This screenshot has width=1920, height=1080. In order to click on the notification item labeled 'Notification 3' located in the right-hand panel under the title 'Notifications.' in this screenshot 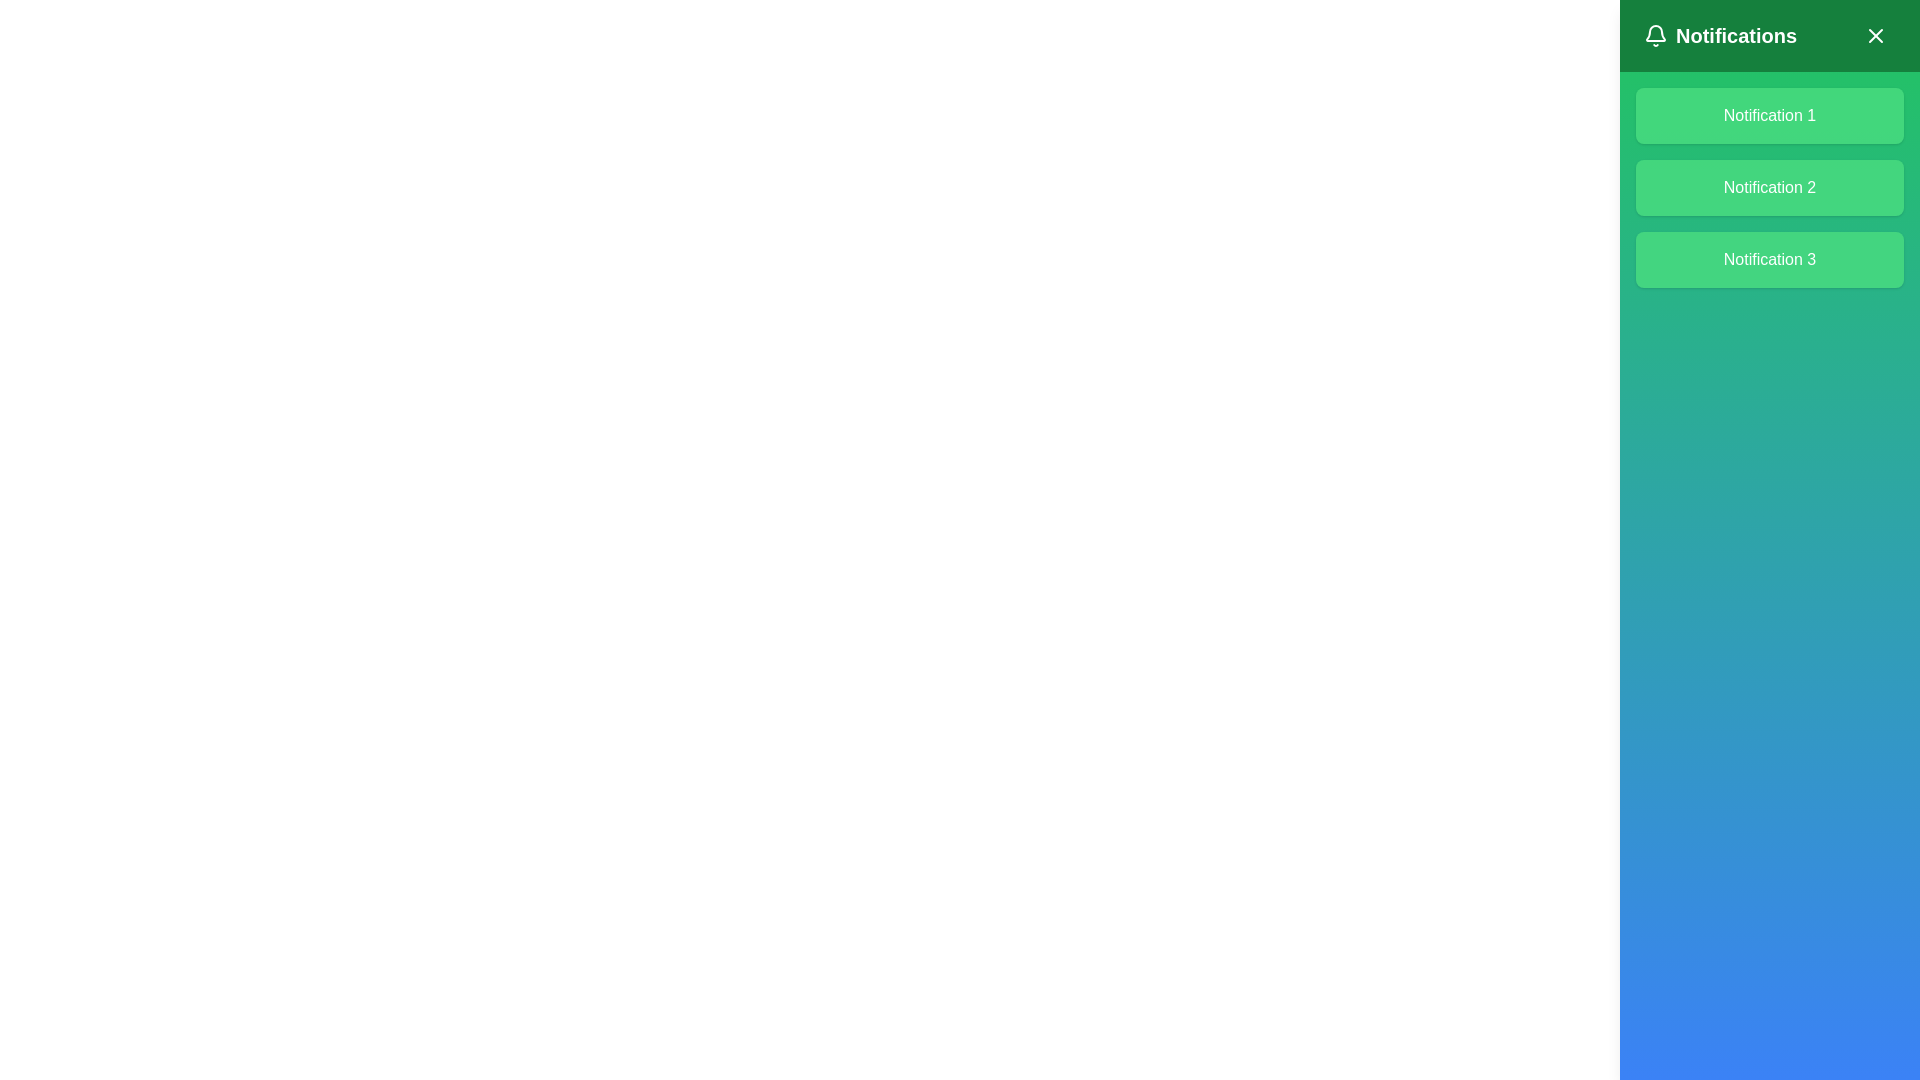, I will do `click(1770, 258)`.